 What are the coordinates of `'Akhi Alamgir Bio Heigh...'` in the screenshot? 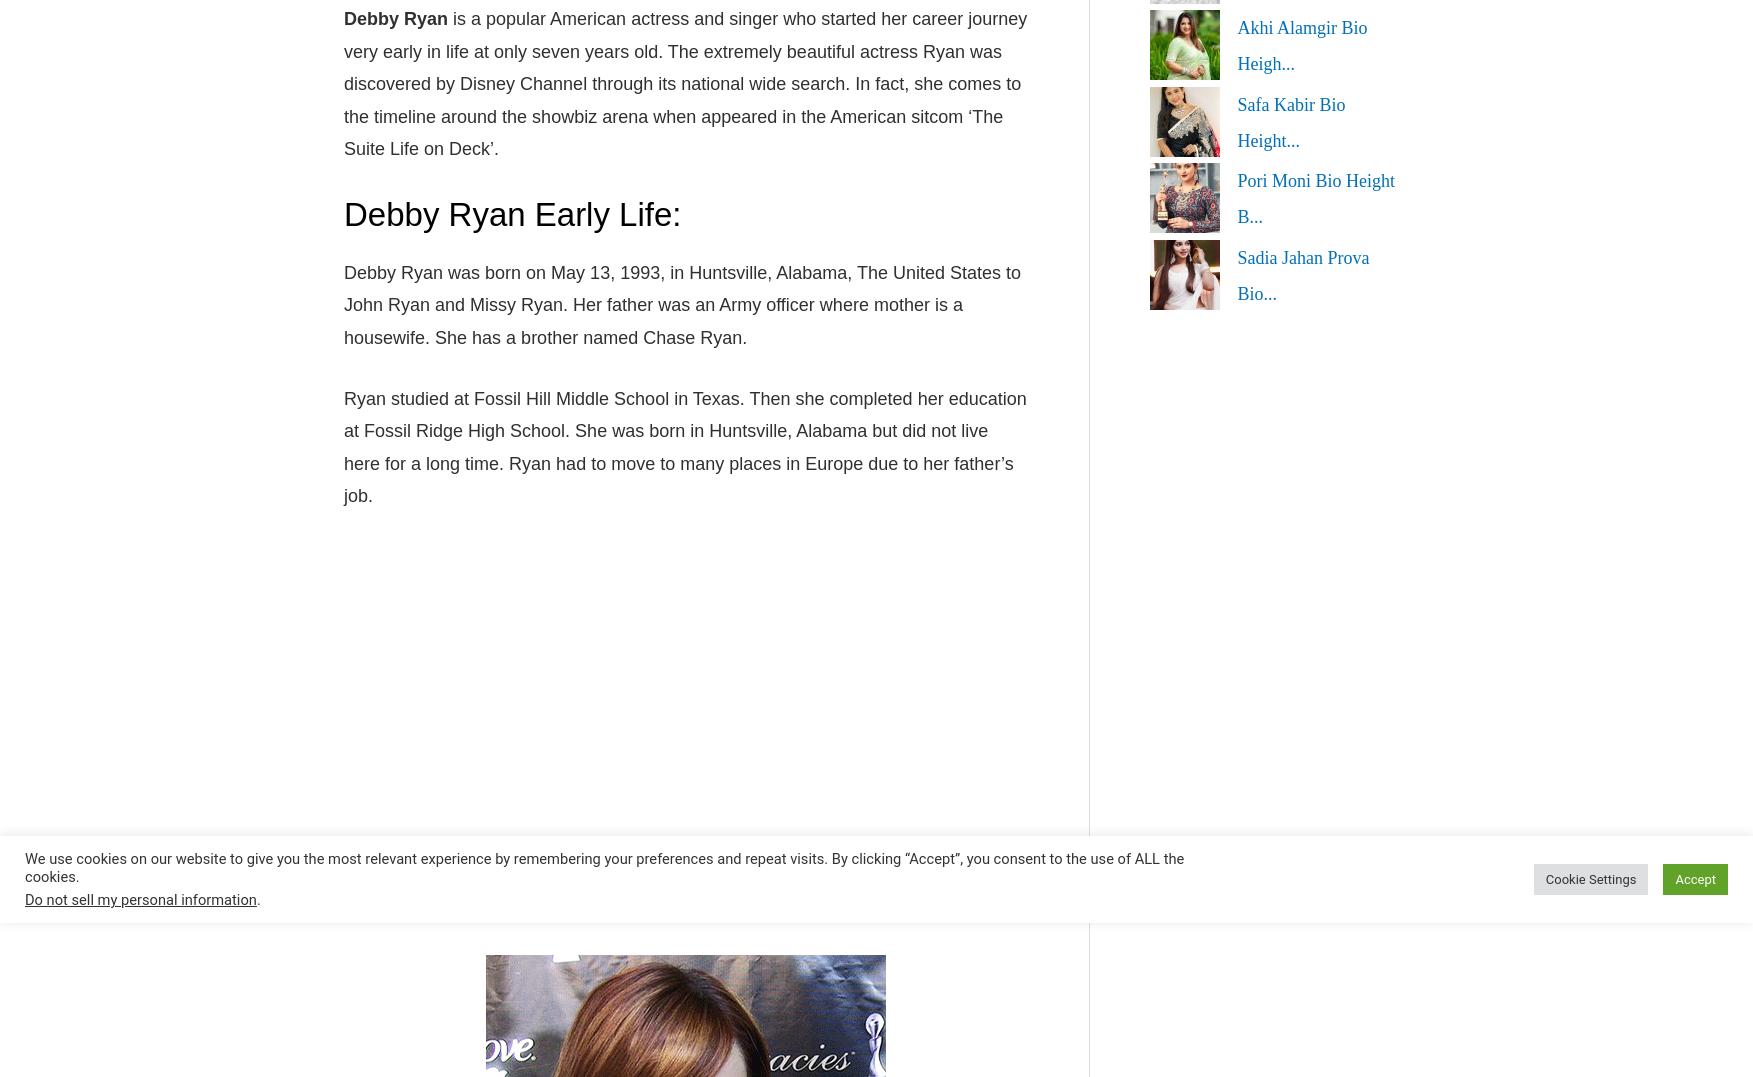 It's located at (1301, 45).